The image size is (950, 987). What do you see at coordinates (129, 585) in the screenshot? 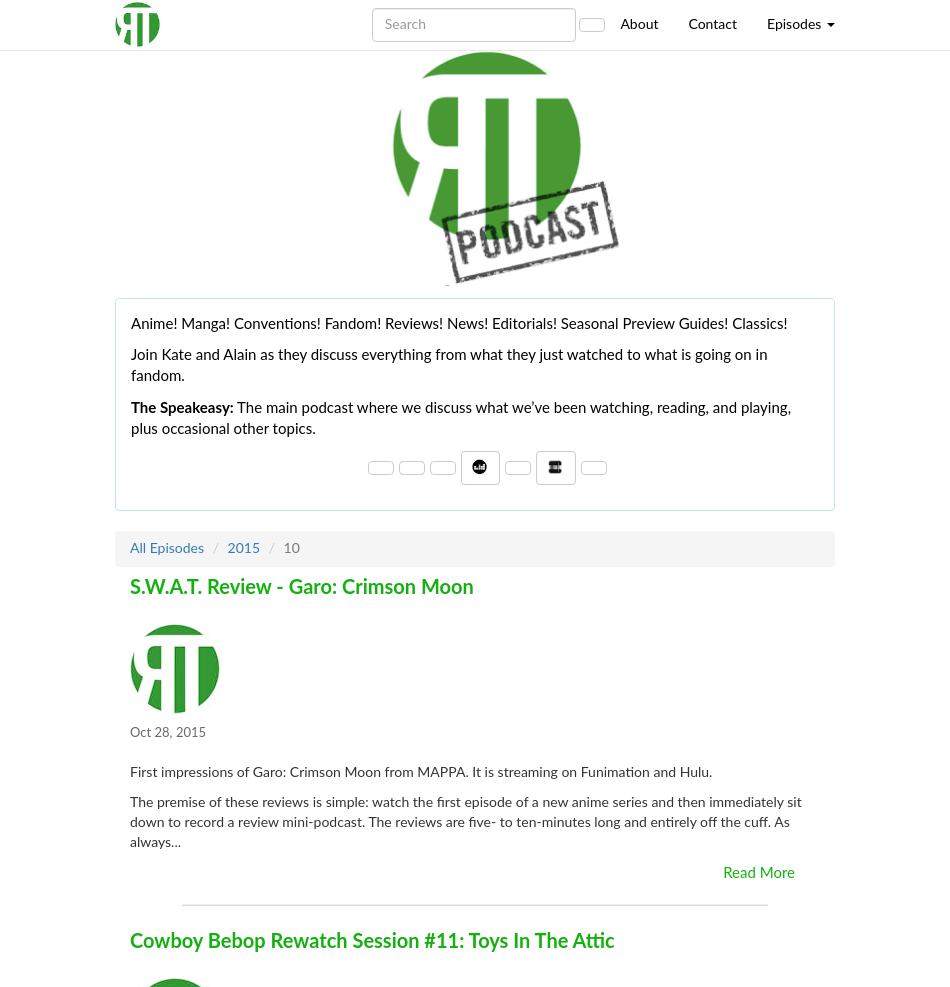
I see `'S.W.A.T. Review - Garo: Crimson Moon'` at bounding box center [129, 585].